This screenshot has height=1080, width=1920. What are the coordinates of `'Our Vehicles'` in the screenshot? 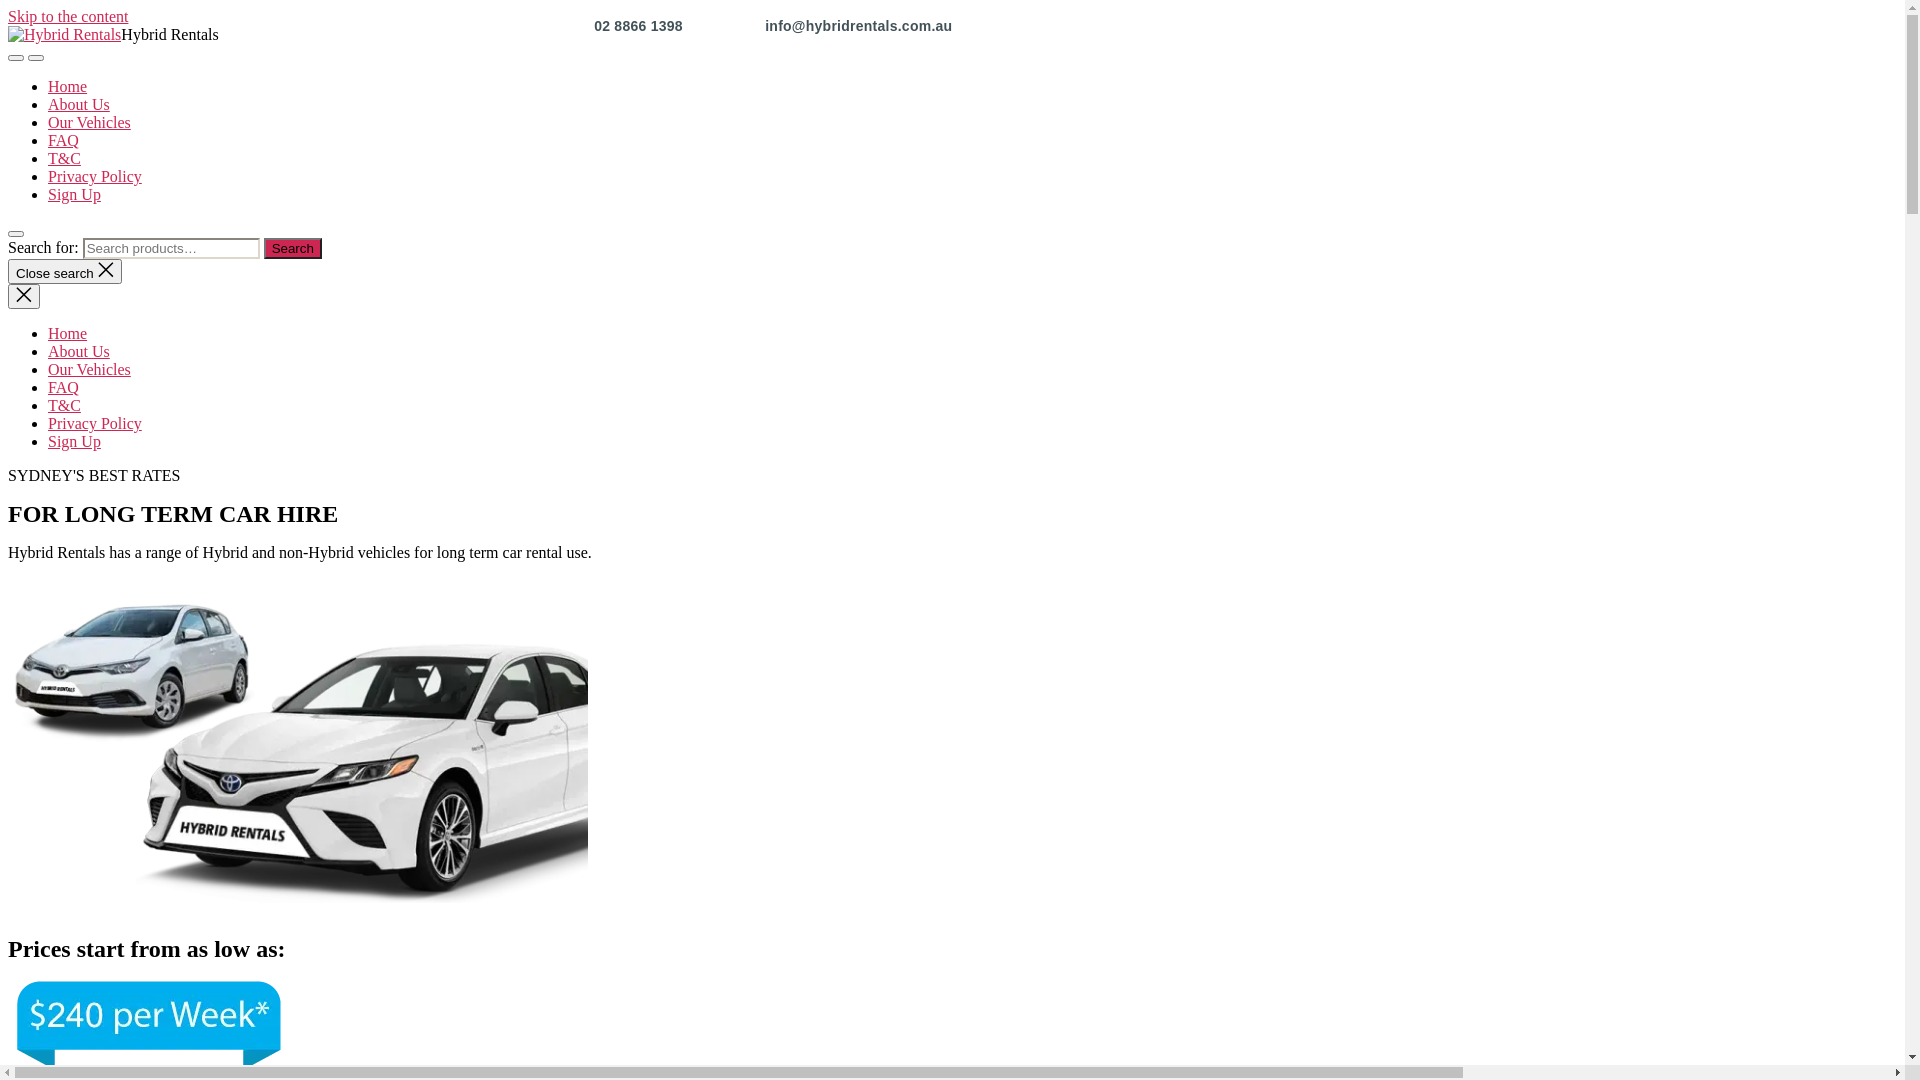 It's located at (48, 369).